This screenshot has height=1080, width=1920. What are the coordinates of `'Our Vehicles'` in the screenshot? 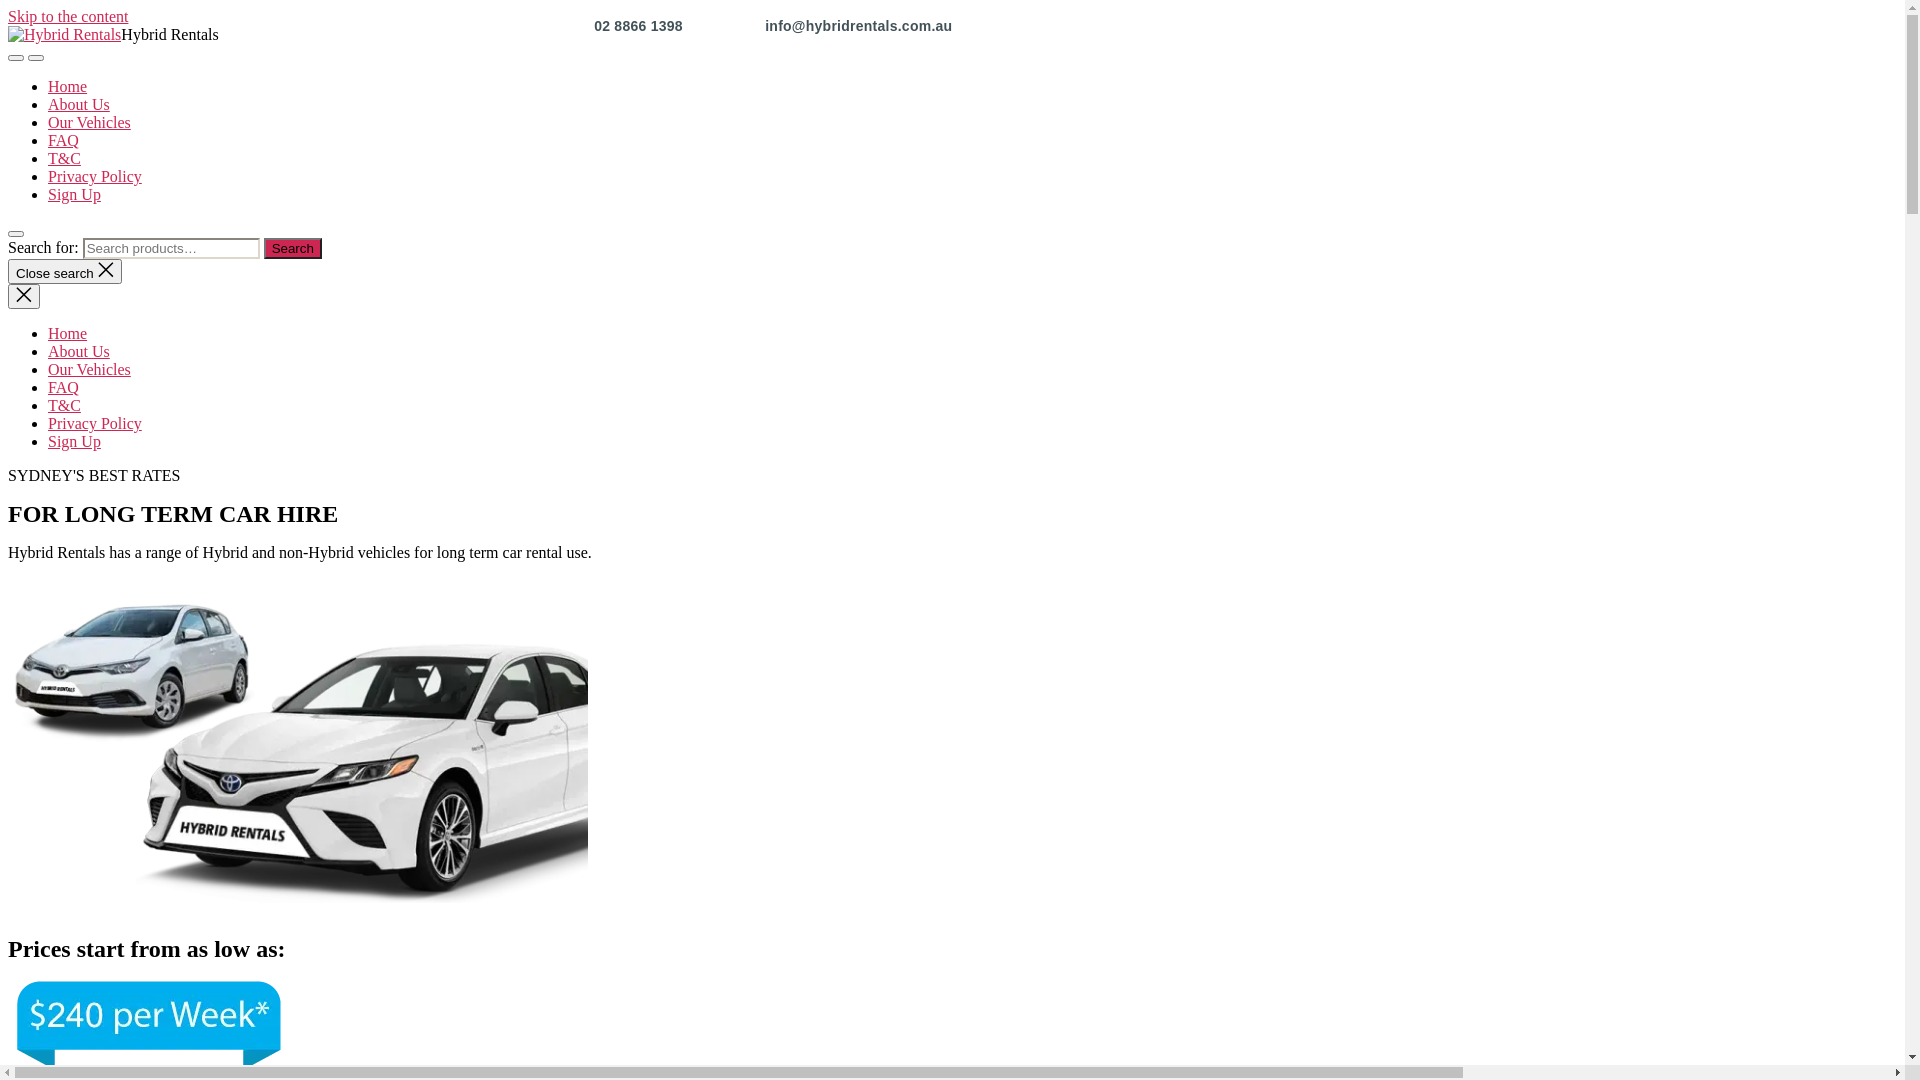 It's located at (48, 369).